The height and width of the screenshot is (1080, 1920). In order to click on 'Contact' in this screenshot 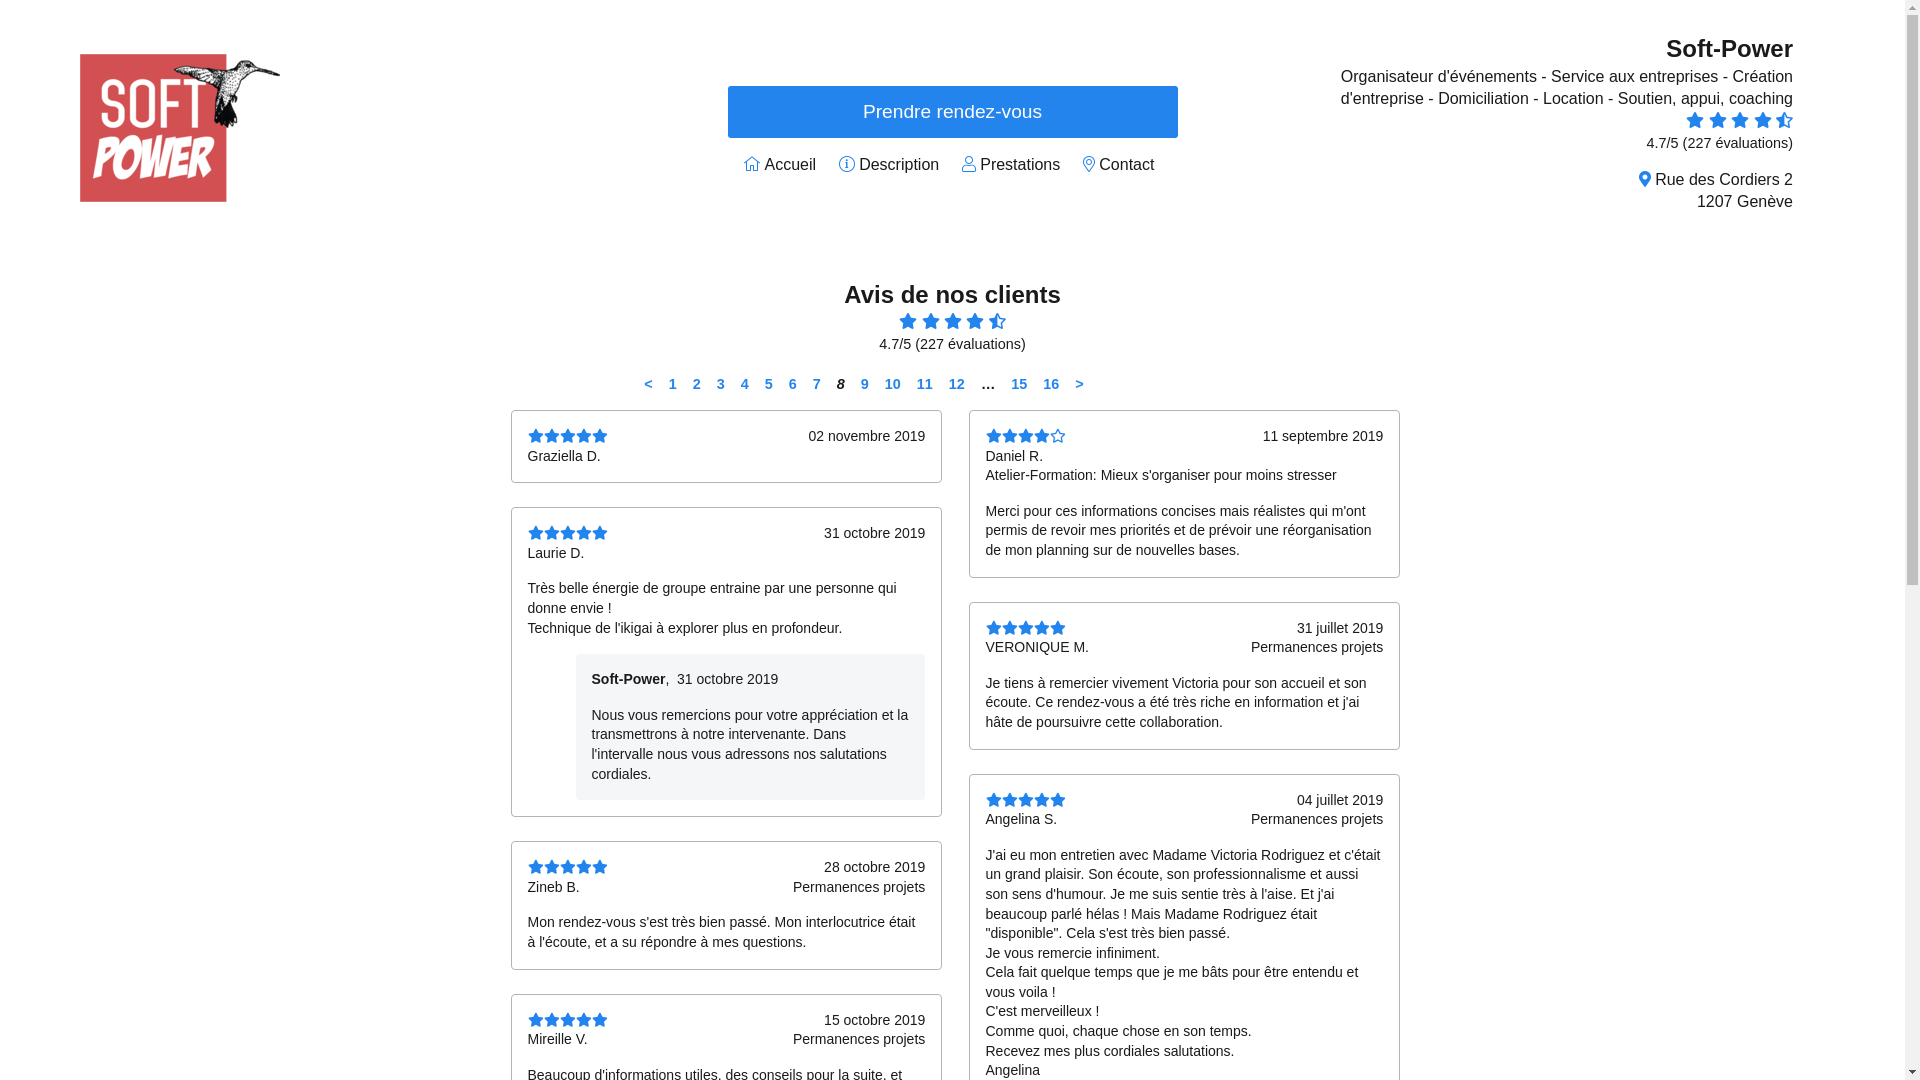, I will do `click(1126, 163)`.